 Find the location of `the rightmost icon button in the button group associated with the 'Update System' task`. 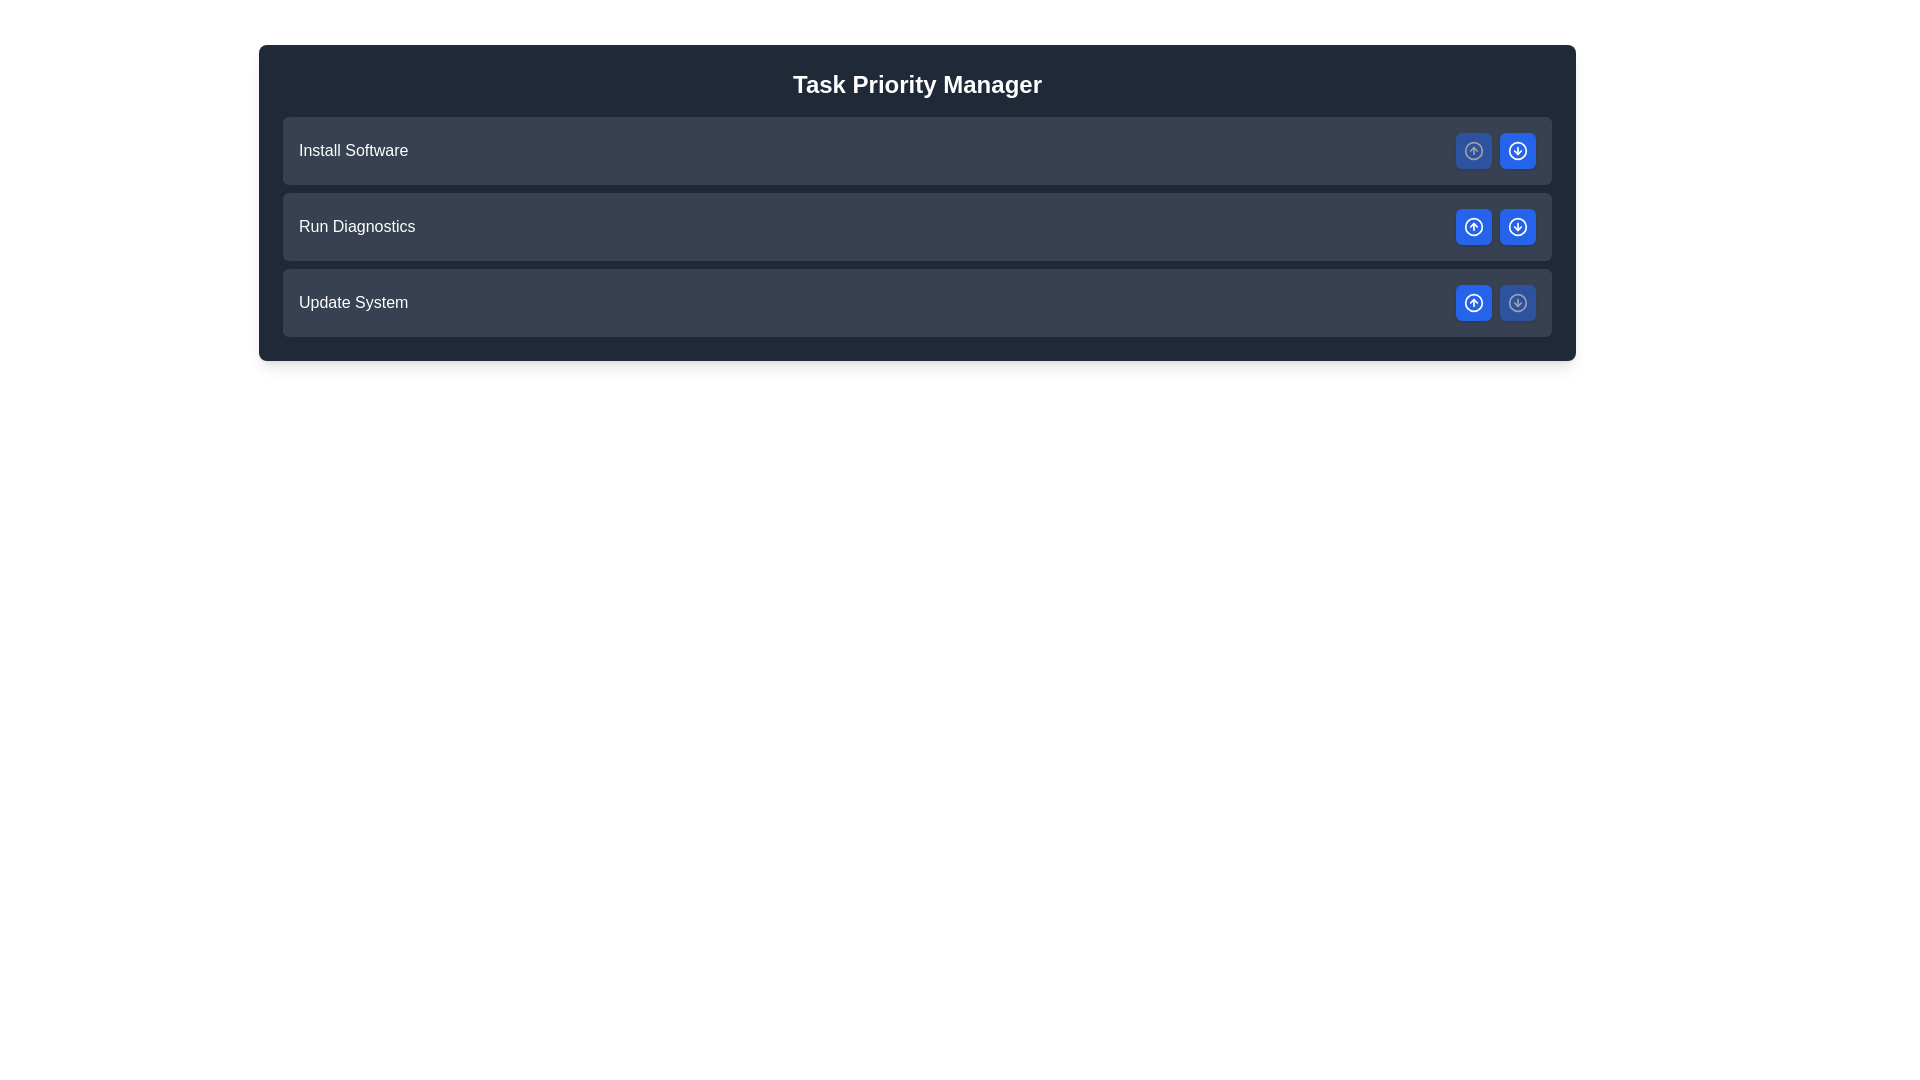

the rightmost icon button in the button group associated with the 'Update System' task is located at coordinates (1517, 303).